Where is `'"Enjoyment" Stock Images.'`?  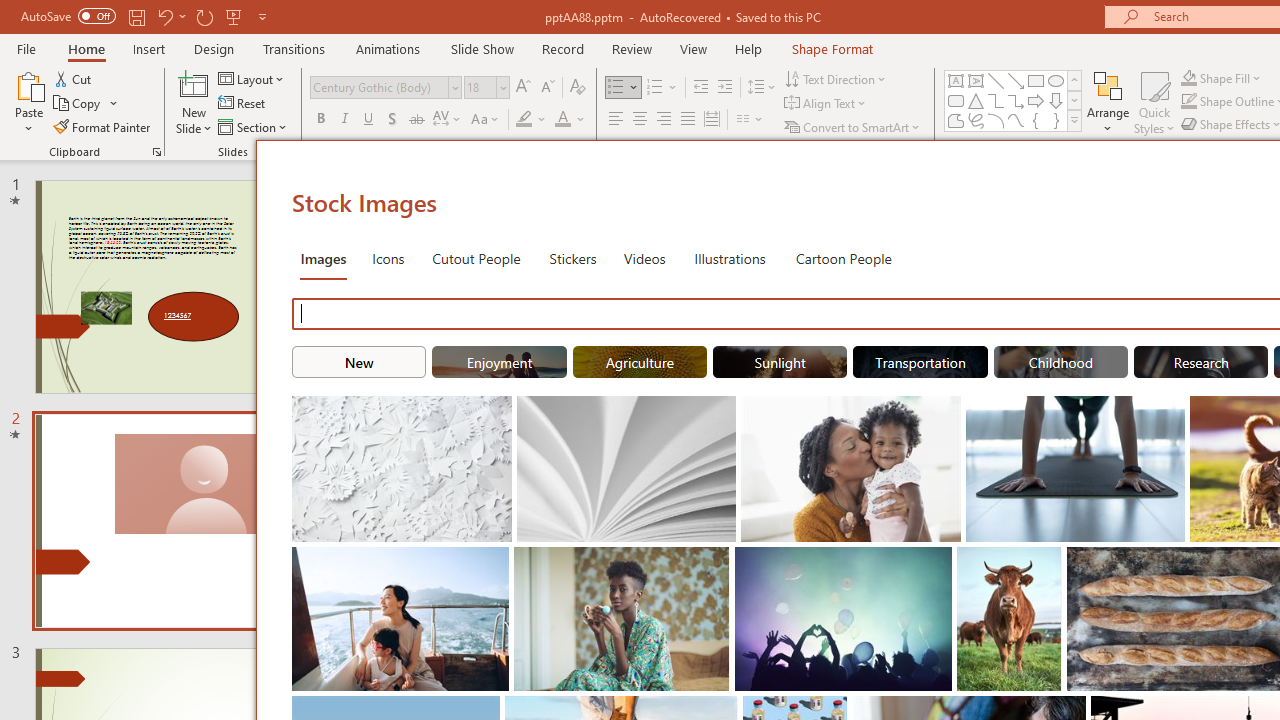 '"Enjoyment" Stock Images.' is located at coordinates (499, 362).